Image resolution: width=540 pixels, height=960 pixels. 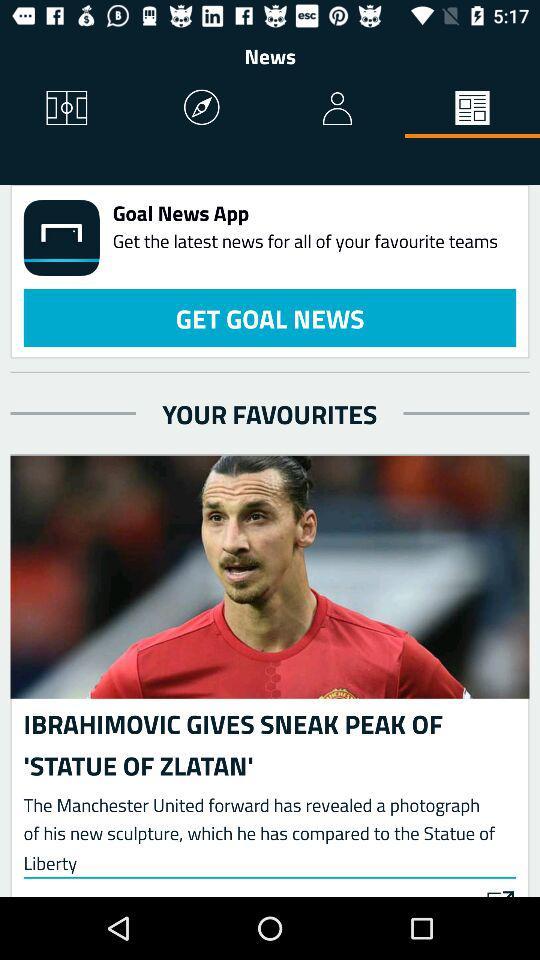 I want to click on item below news icon, so click(x=202, y=109).